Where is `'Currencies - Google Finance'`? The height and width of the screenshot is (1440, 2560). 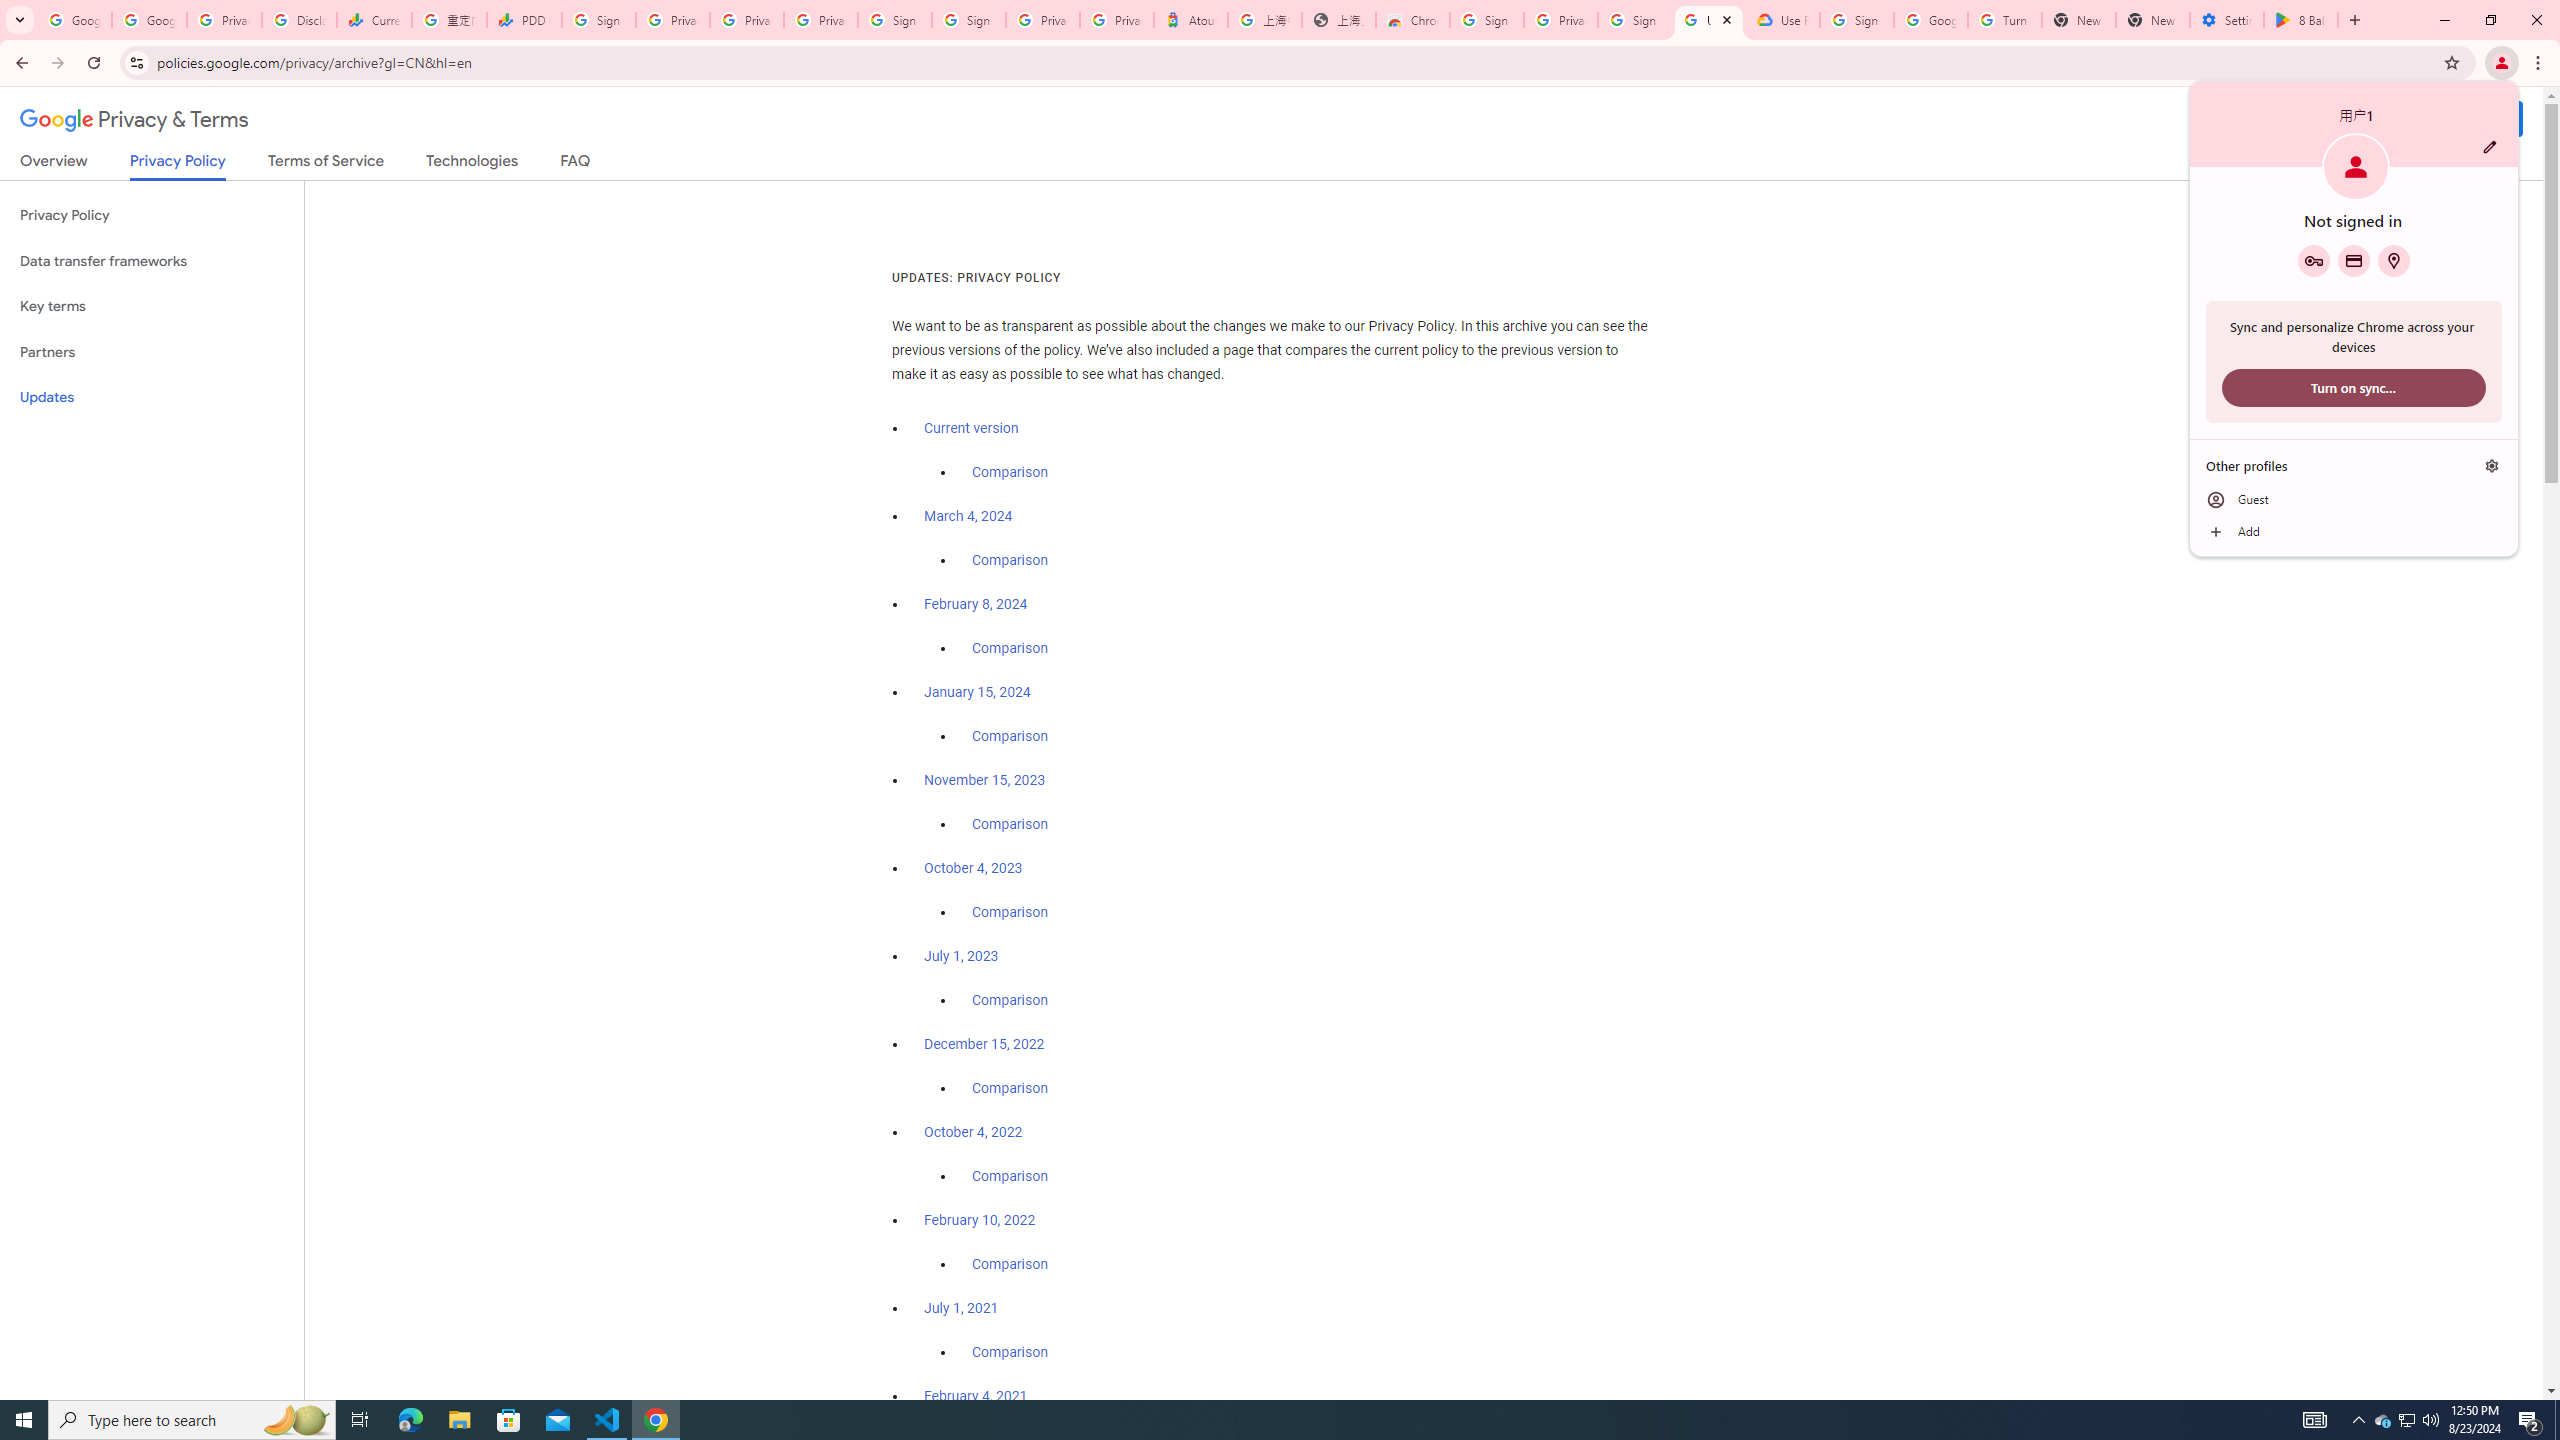
'Currencies - Google Finance' is located at coordinates (372, 19).